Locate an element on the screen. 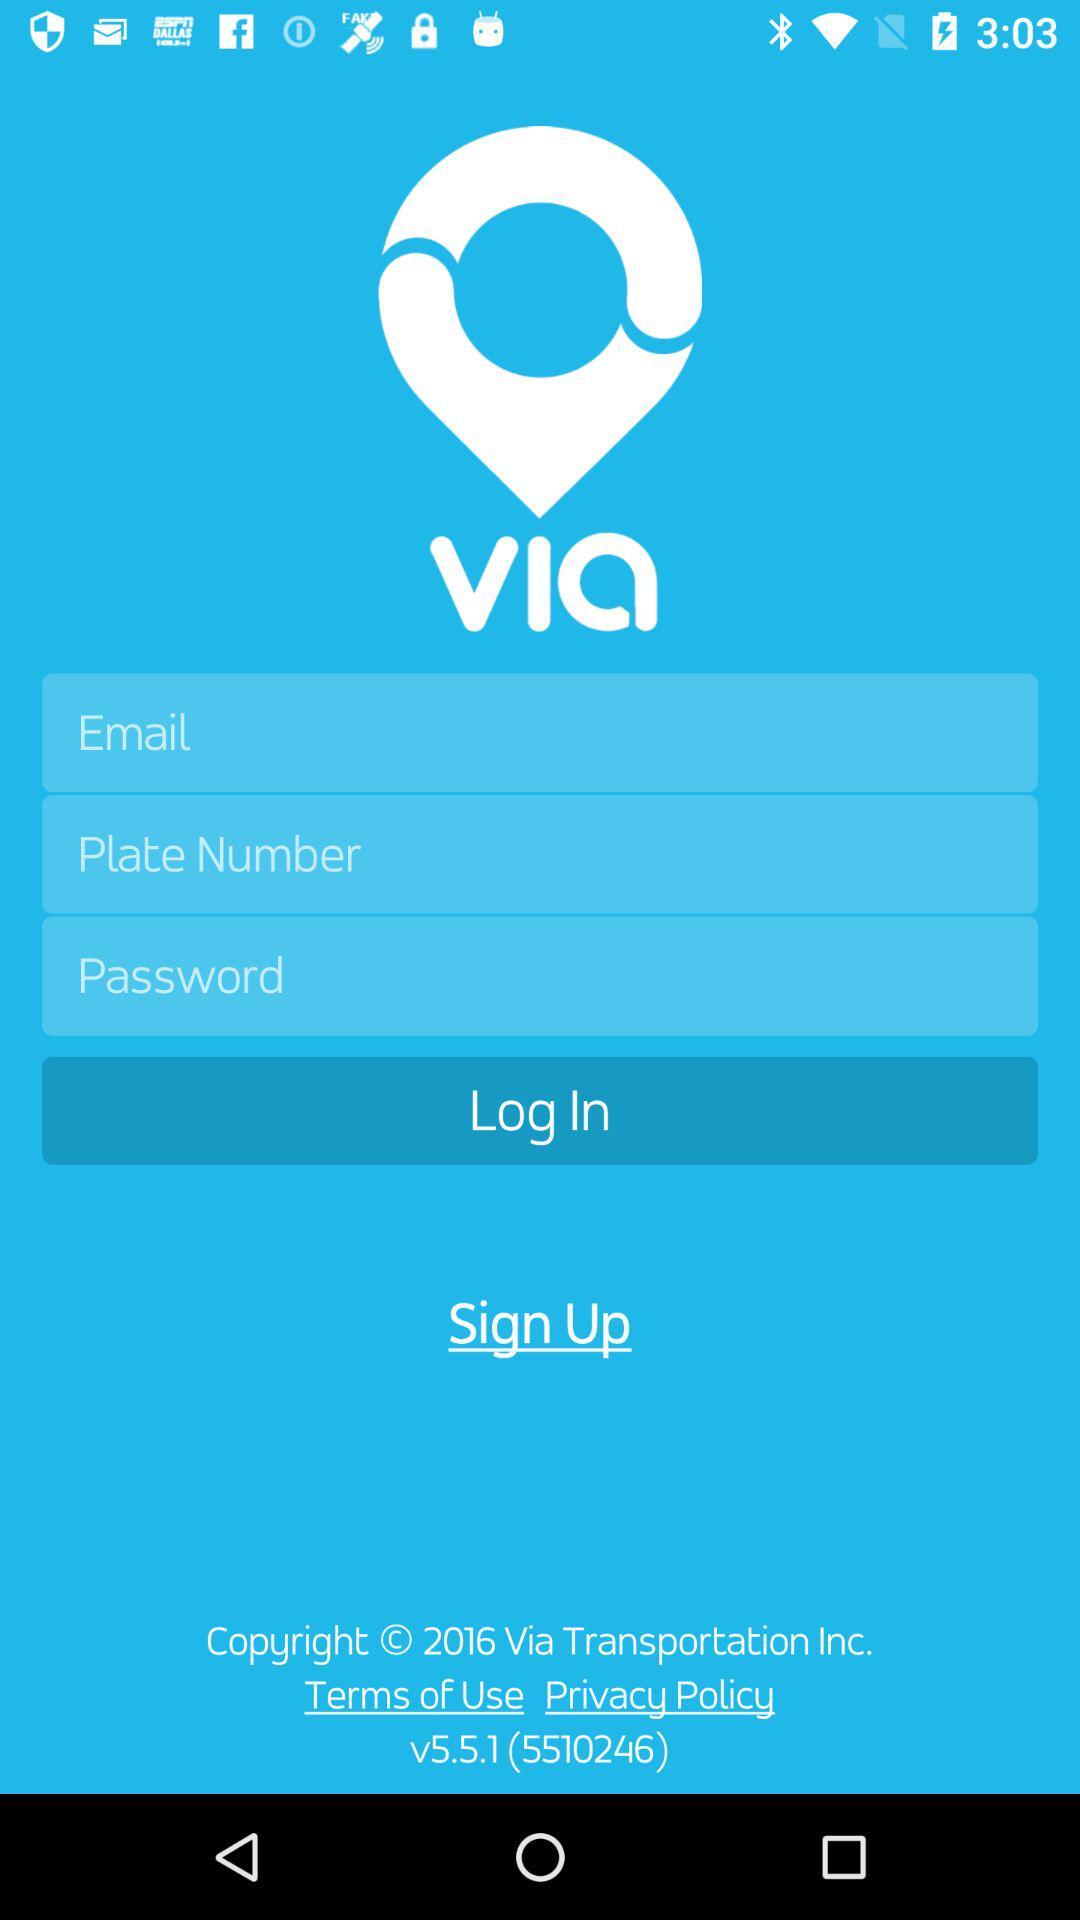 Image resolution: width=1080 pixels, height=1920 pixels. the log in icon is located at coordinates (540, 1109).